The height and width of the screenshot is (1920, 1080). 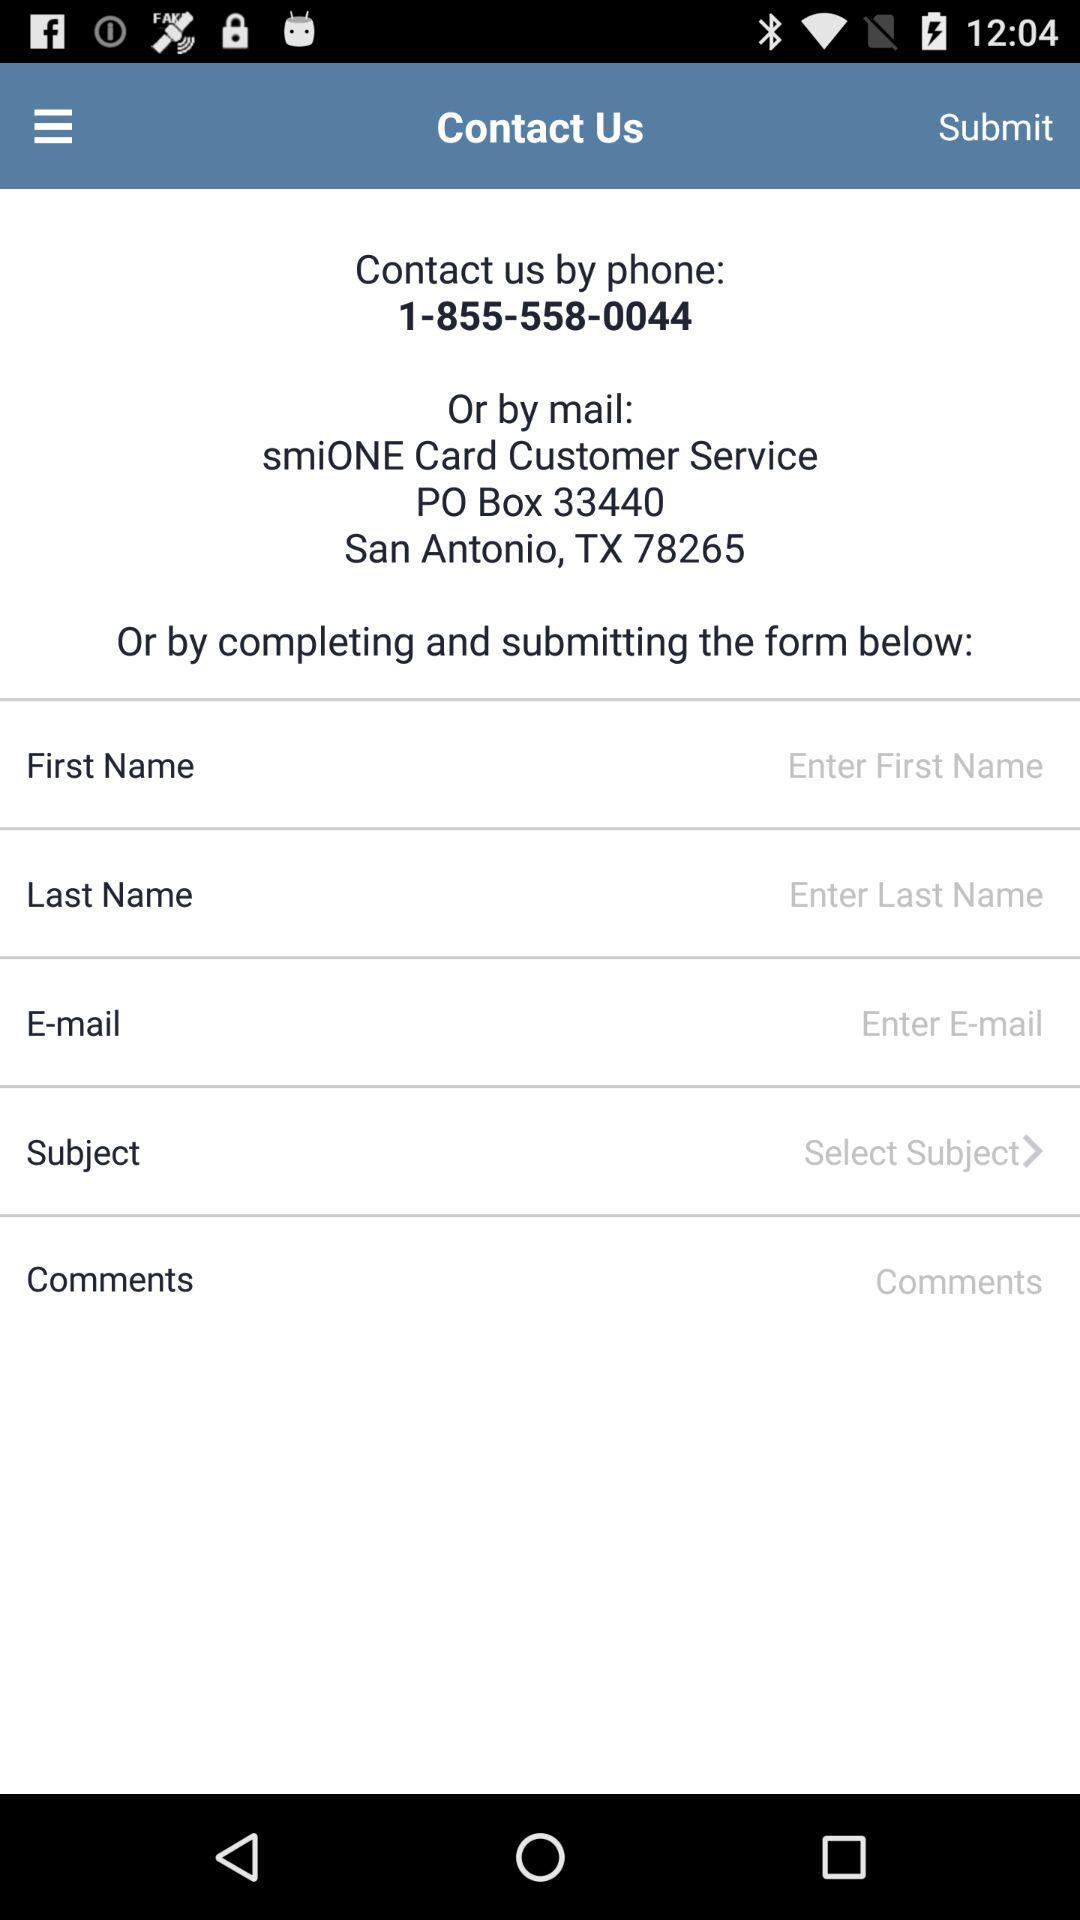 I want to click on the comments field, so click(x=637, y=1280).